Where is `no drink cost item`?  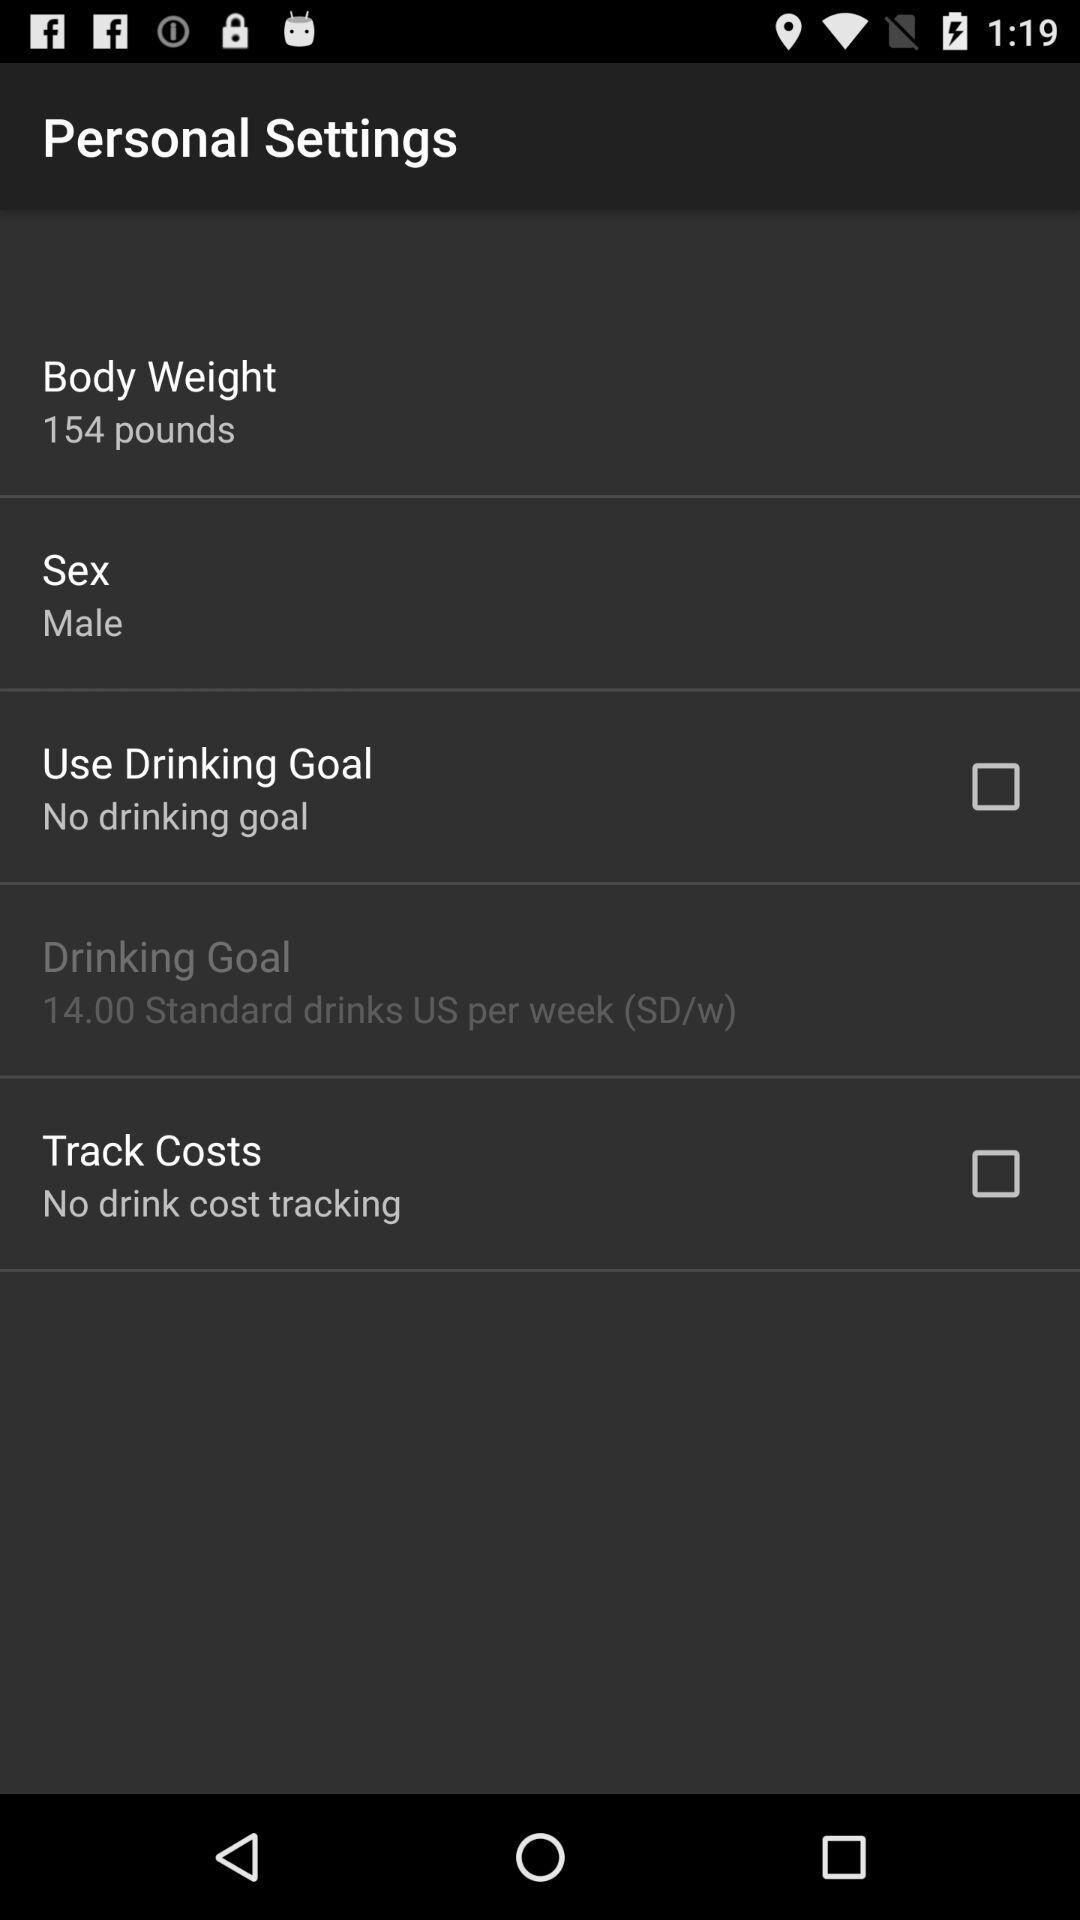
no drink cost item is located at coordinates (221, 1201).